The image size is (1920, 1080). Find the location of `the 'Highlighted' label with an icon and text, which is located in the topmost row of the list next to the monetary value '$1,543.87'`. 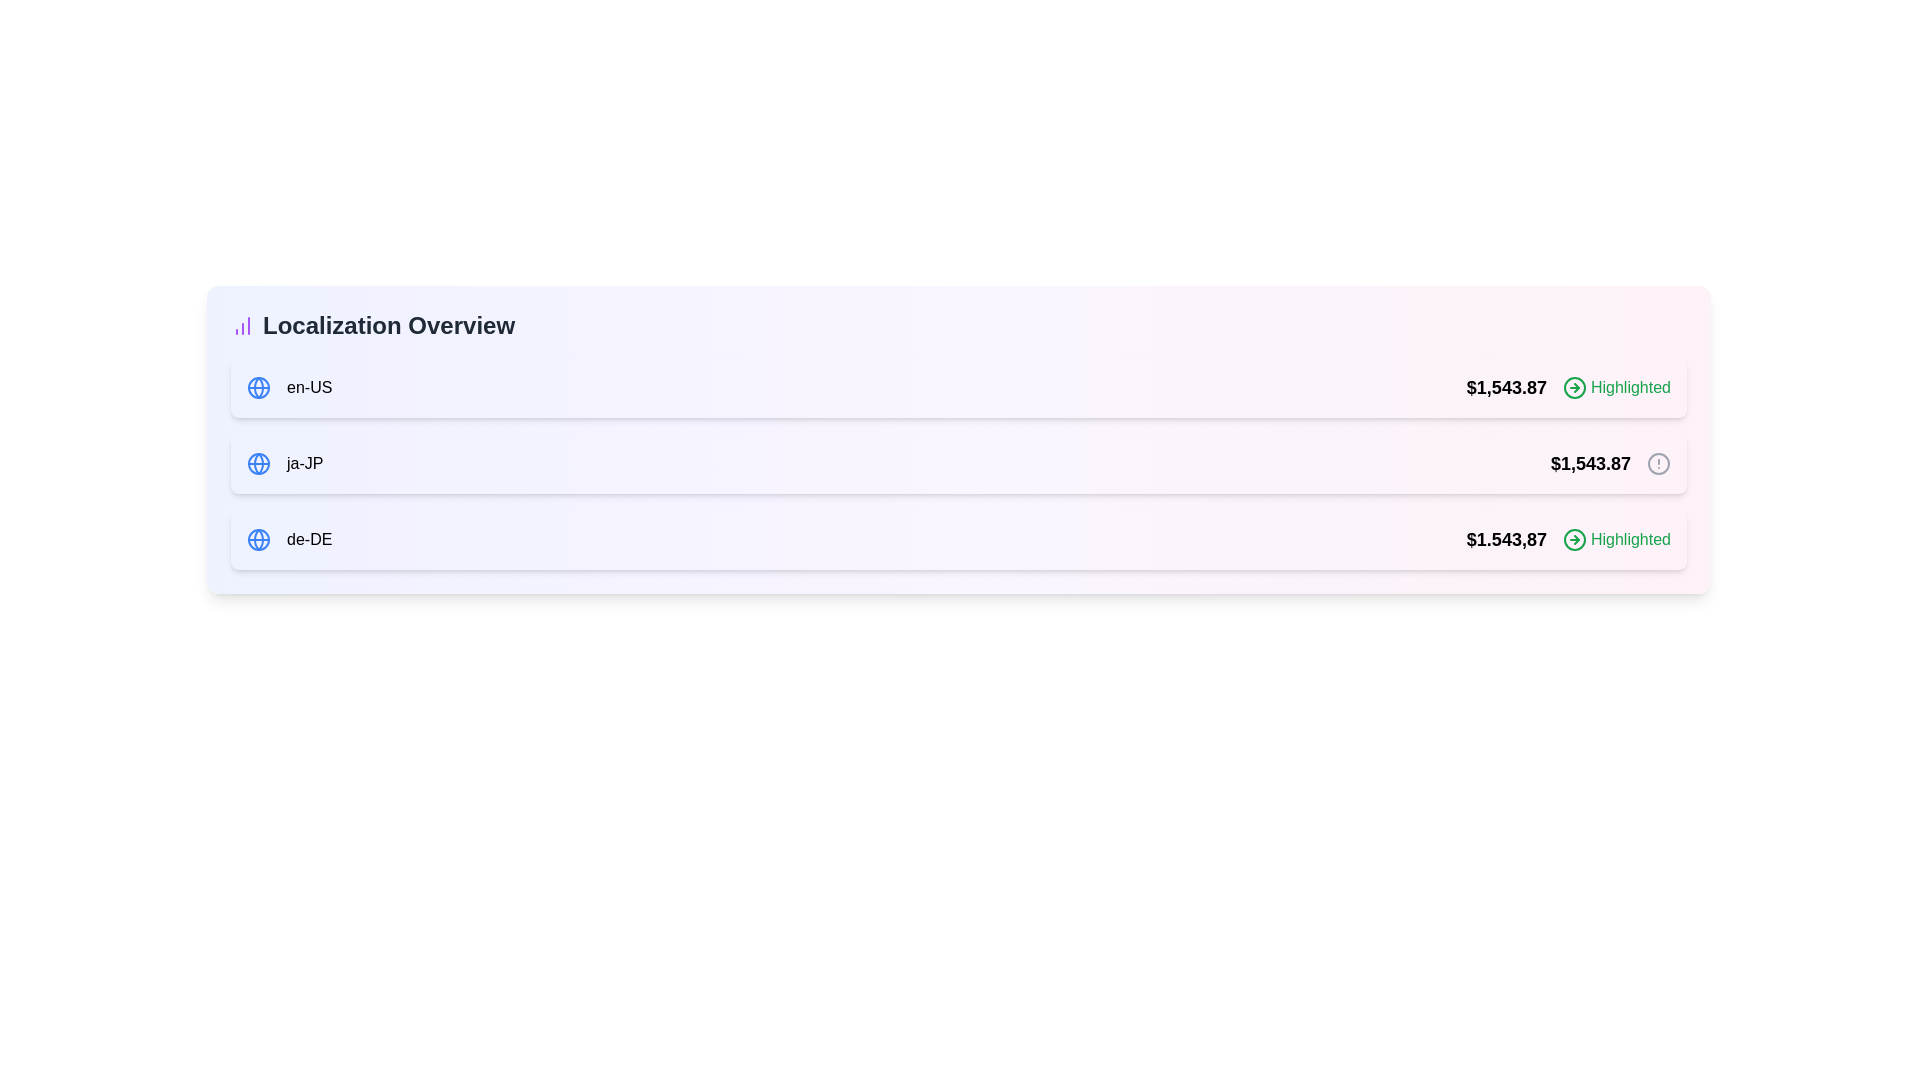

the 'Highlighted' label with an icon and text, which is located in the topmost row of the list next to the monetary value '$1,543.87' is located at coordinates (1617, 388).